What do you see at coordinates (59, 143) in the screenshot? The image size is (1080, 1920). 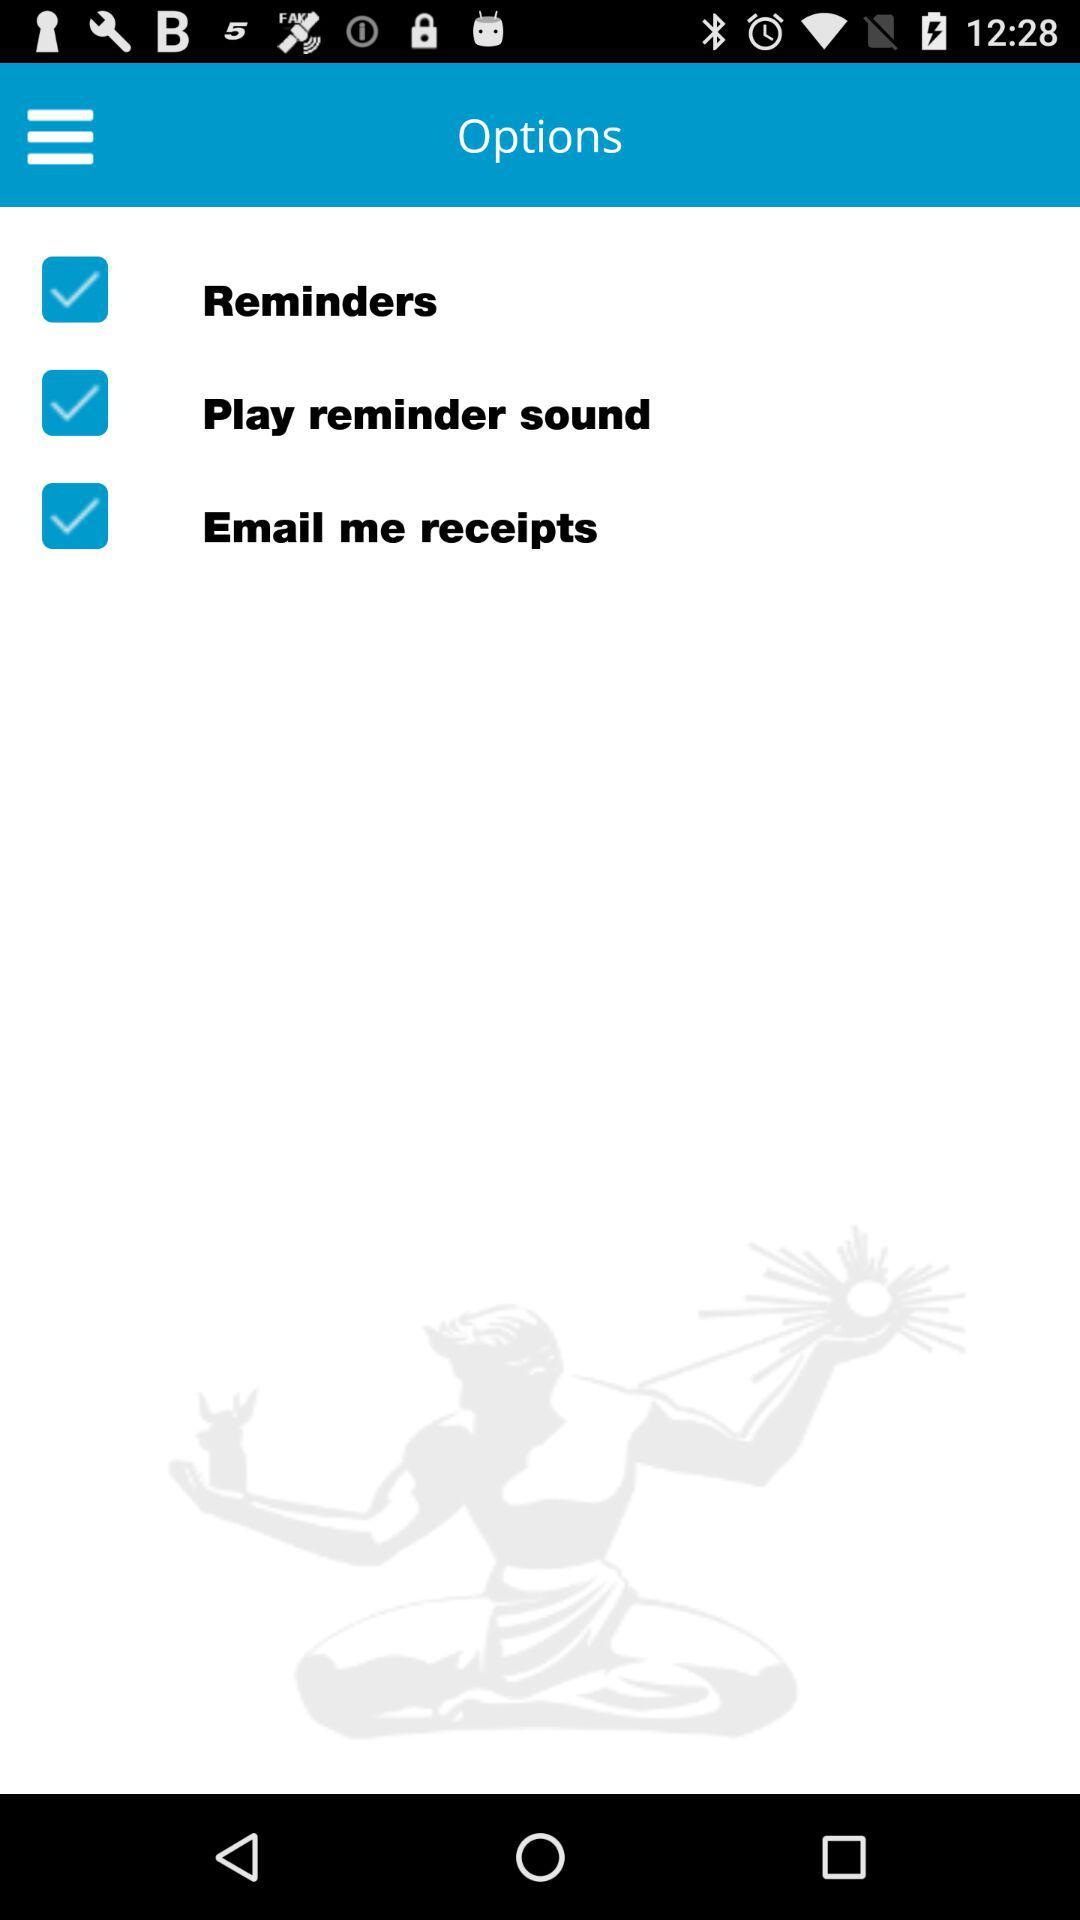 I see `the menu icon` at bounding box center [59, 143].